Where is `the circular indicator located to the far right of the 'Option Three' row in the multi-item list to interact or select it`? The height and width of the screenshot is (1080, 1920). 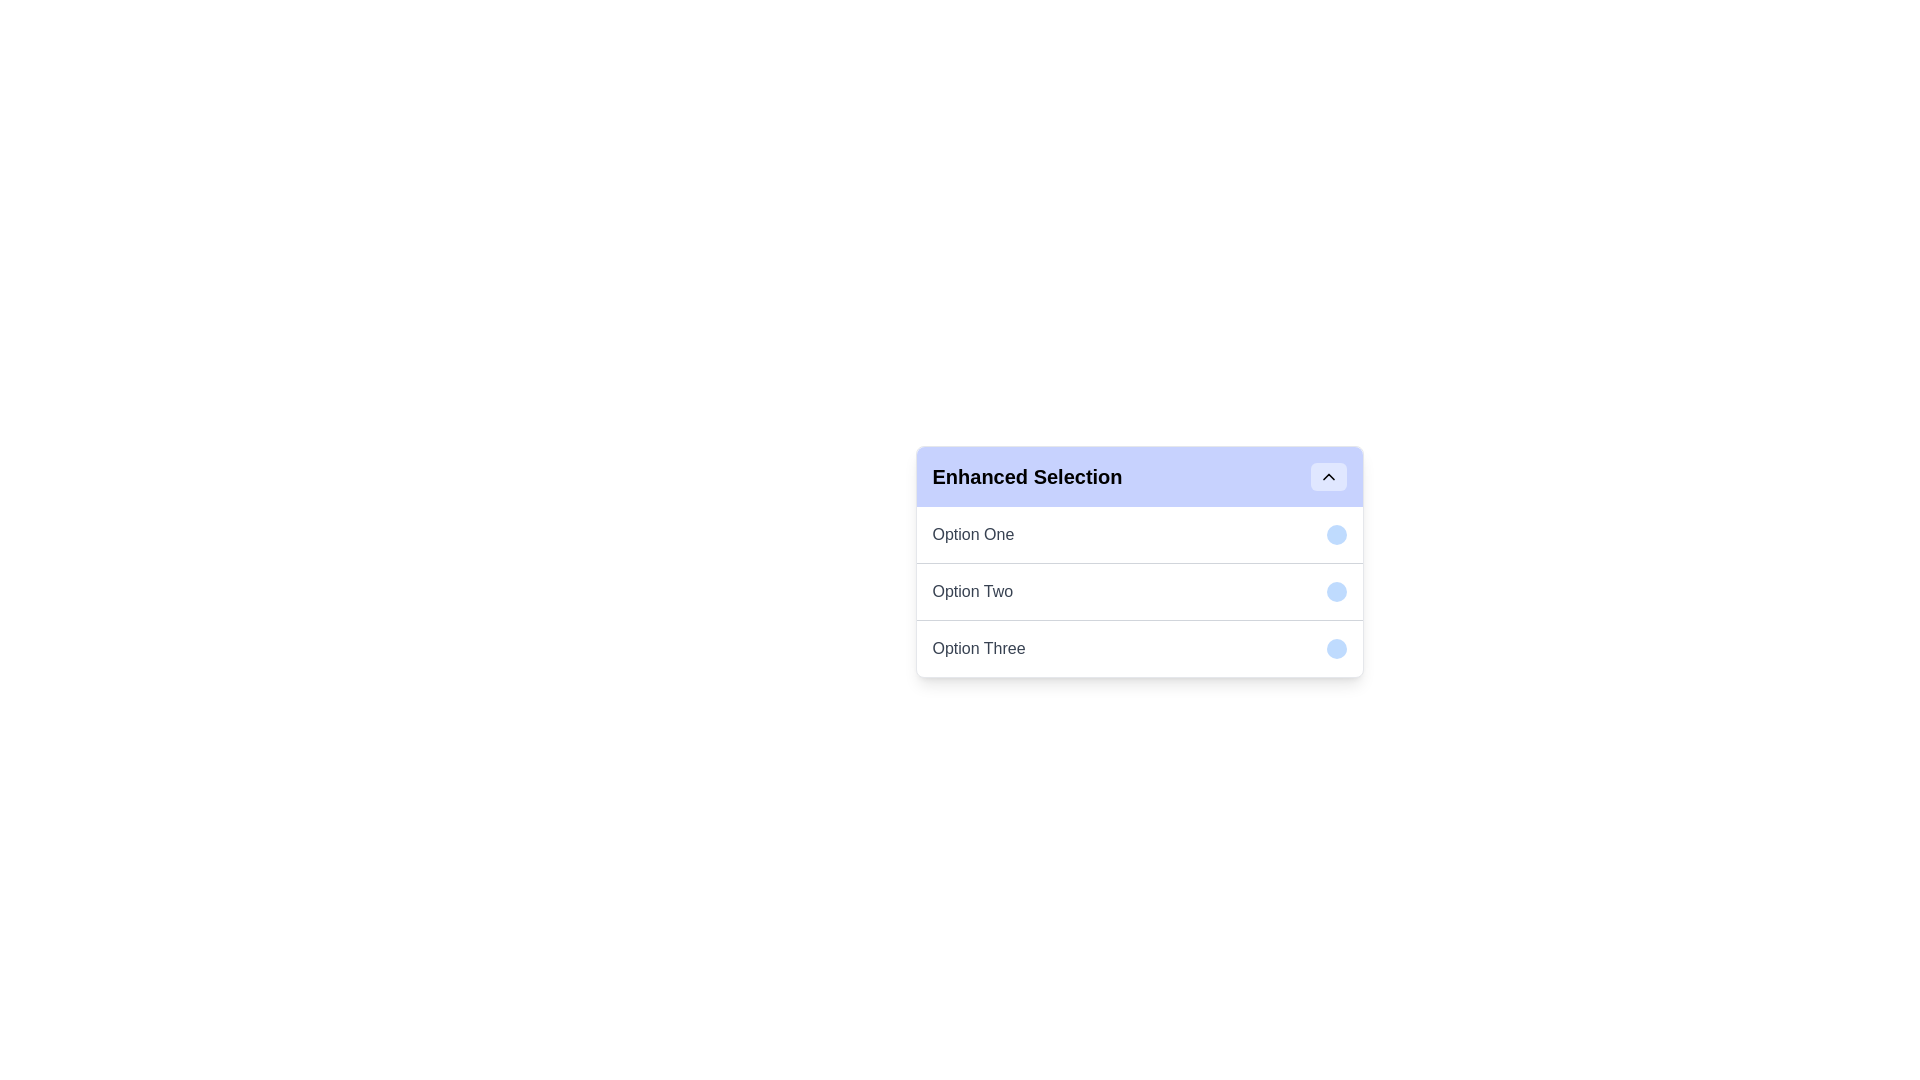 the circular indicator located to the far right of the 'Option Three' row in the multi-item list to interact or select it is located at coordinates (1336, 648).